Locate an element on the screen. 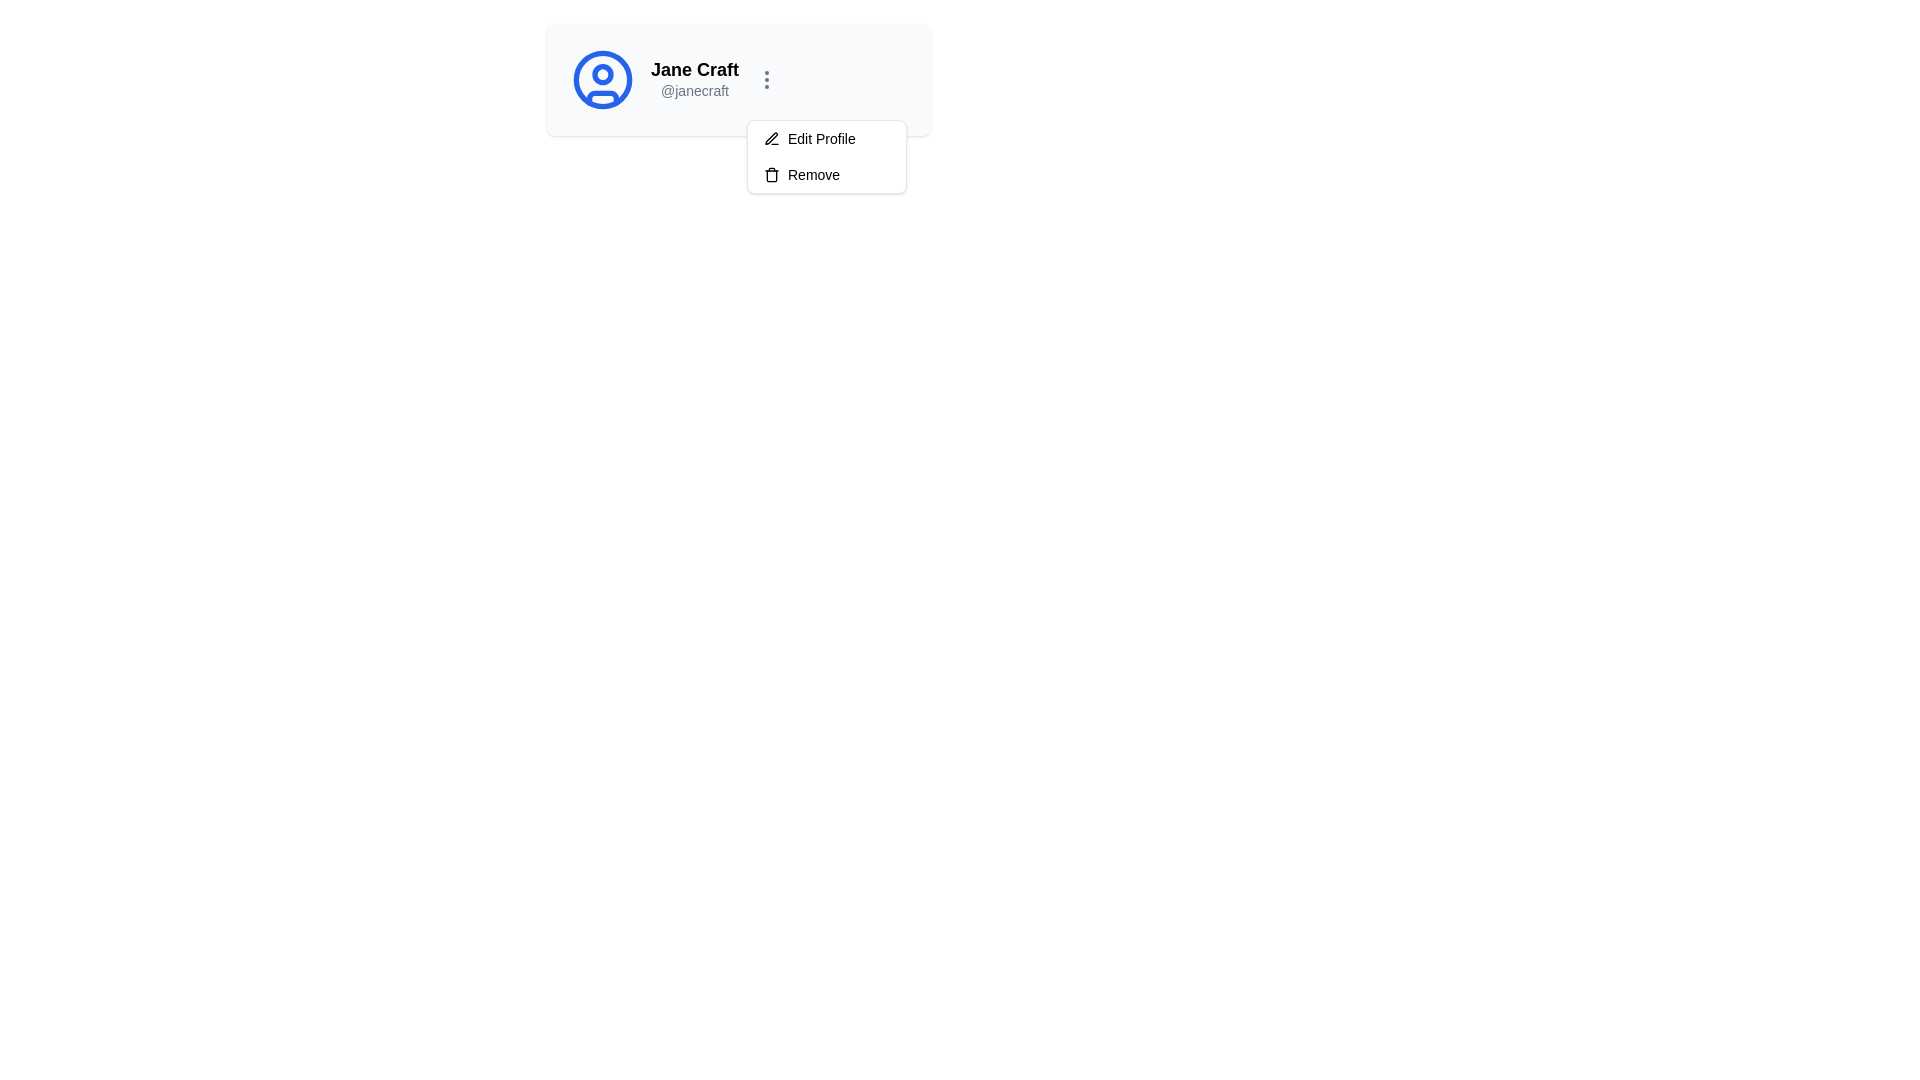 Image resolution: width=1920 pixels, height=1080 pixels. the trash icon located to the left of the 'Remove' text label in the dropdown menu is located at coordinates (771, 173).